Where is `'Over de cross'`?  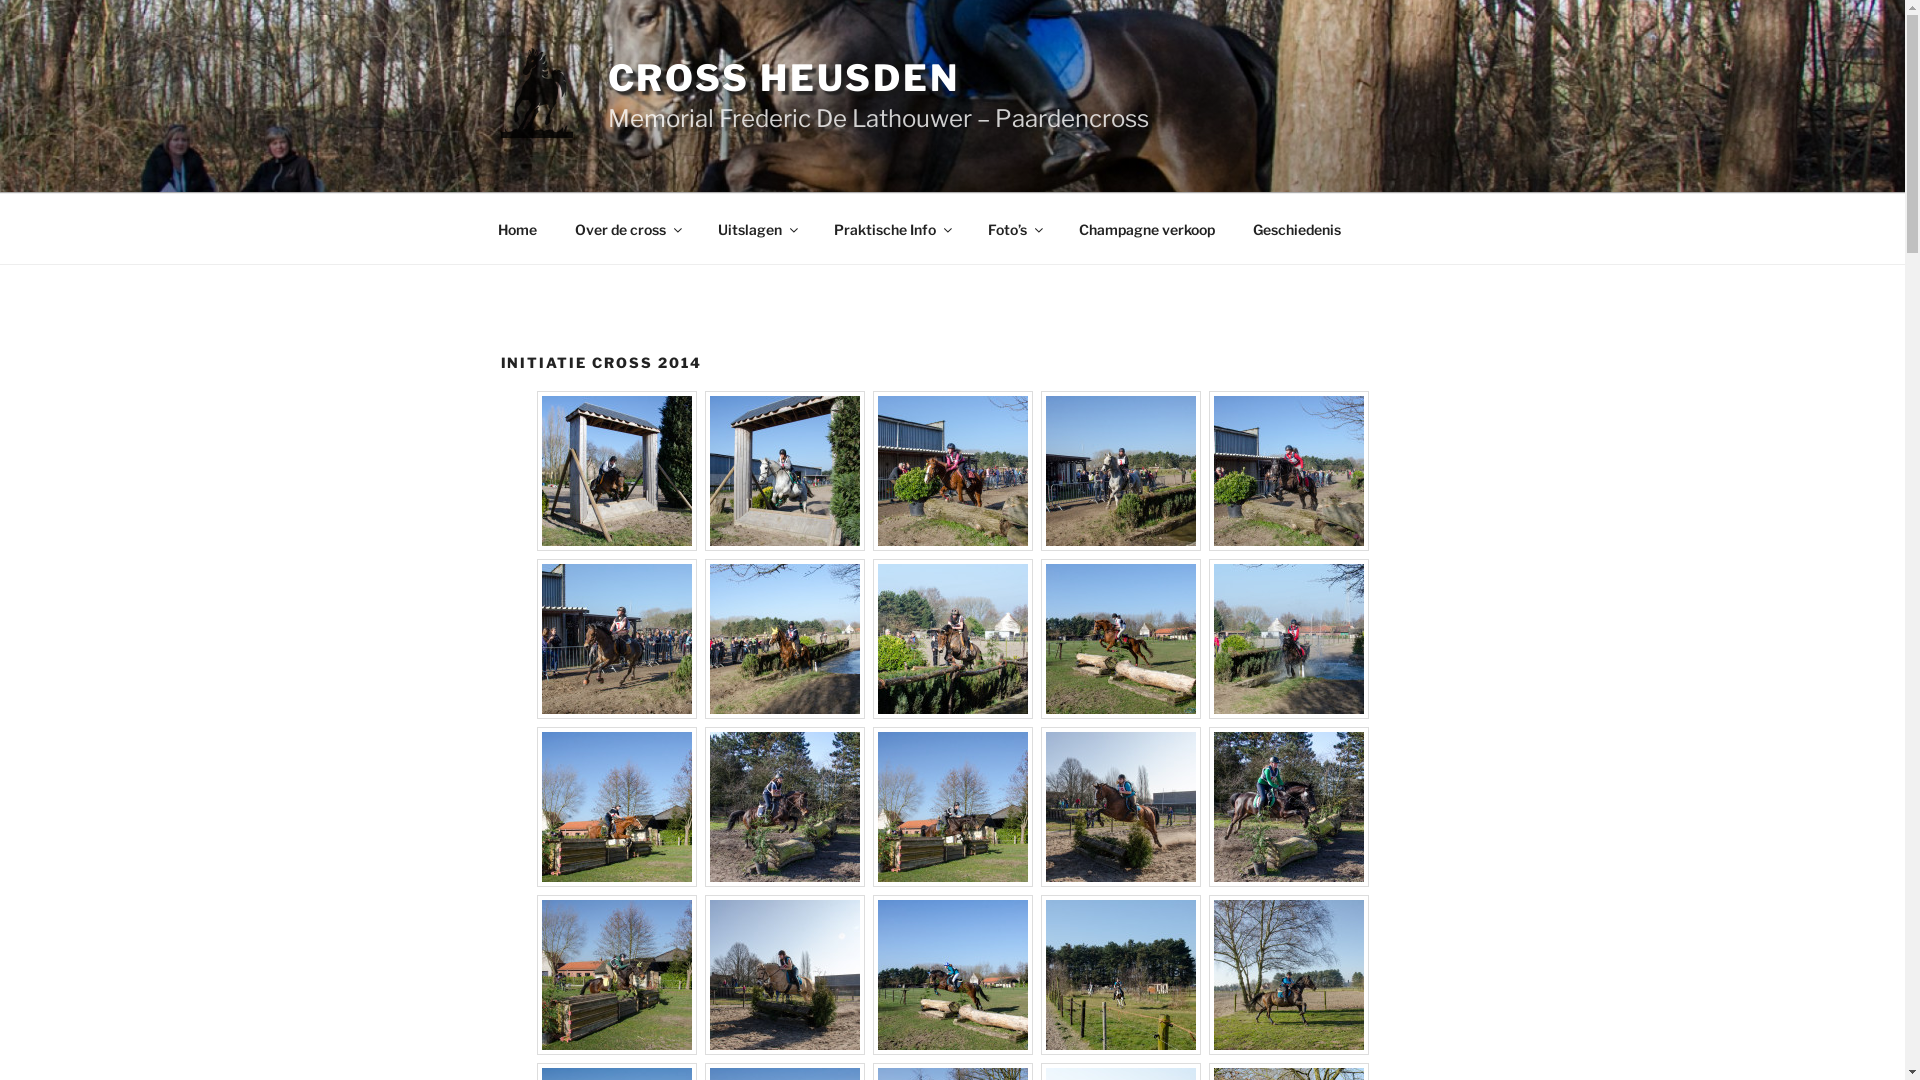 'Over de cross' is located at coordinates (627, 227).